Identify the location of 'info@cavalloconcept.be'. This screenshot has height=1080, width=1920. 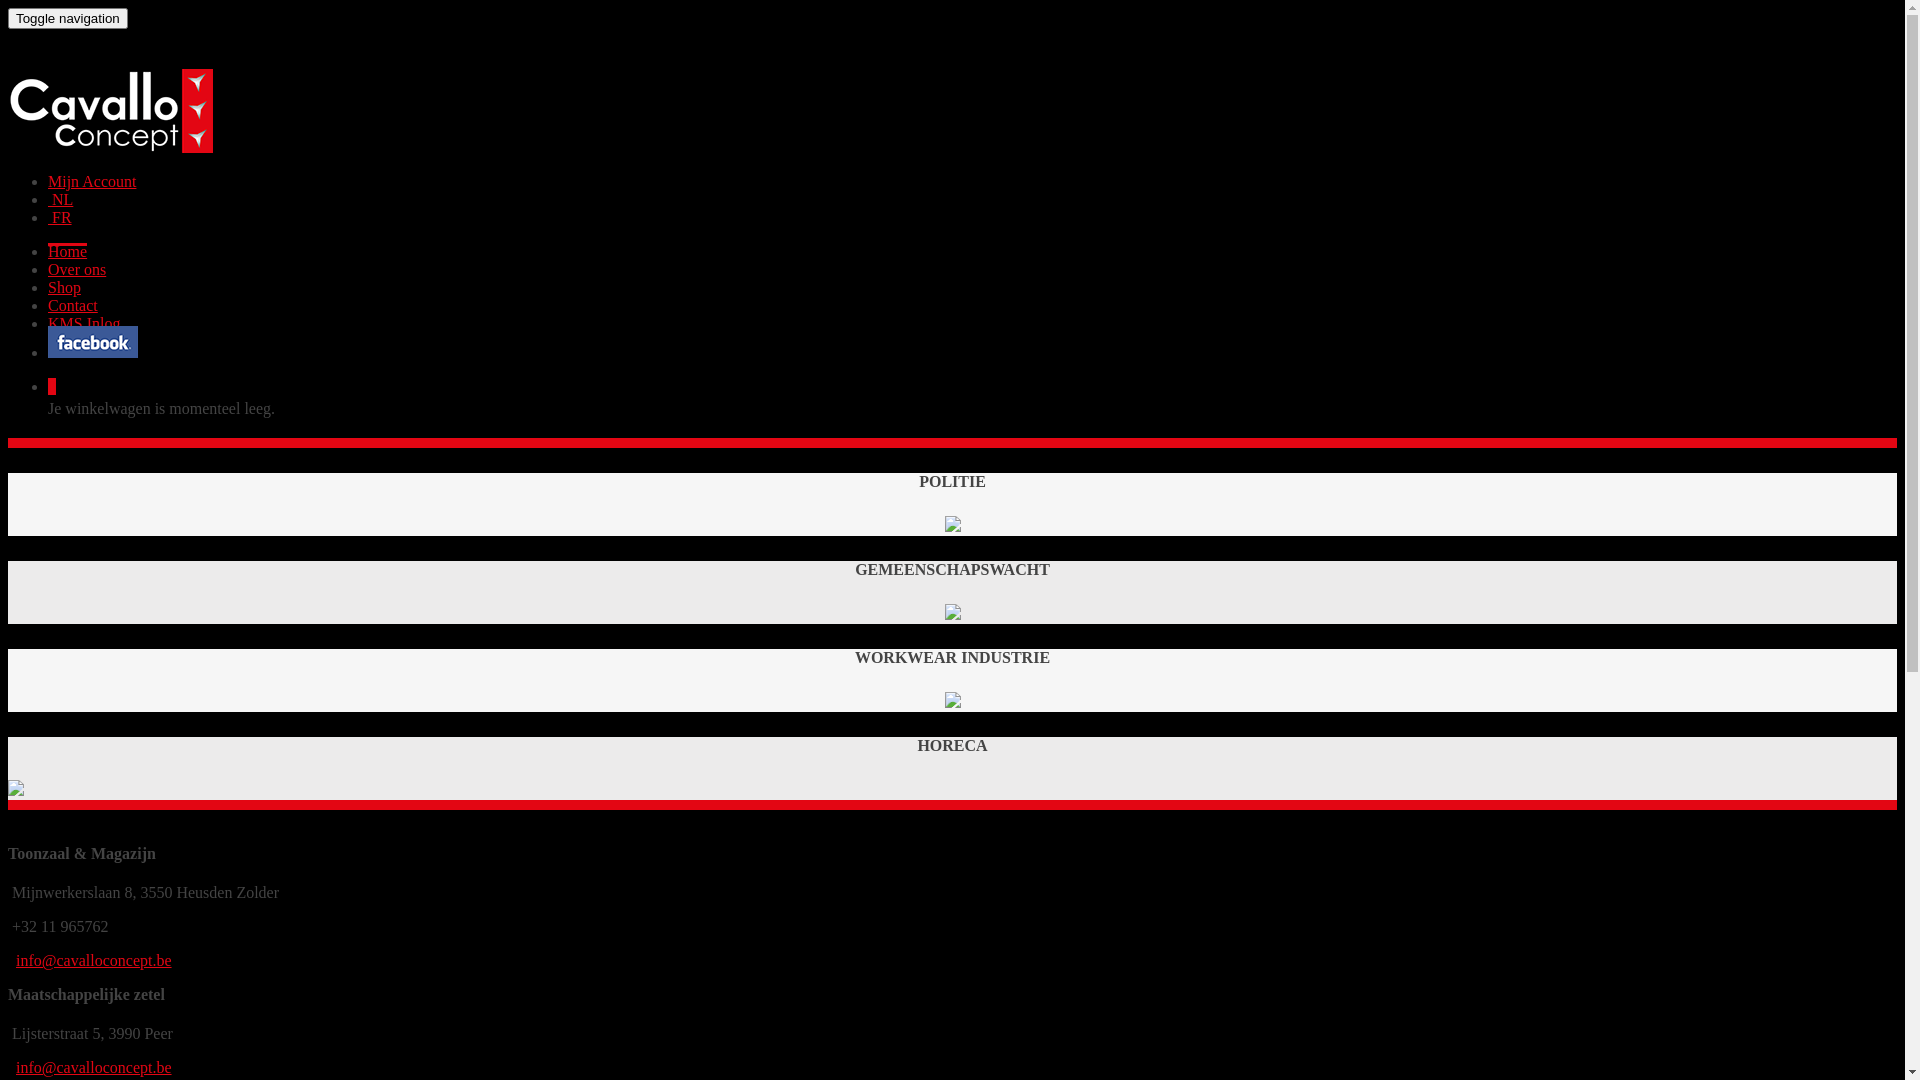
(93, 959).